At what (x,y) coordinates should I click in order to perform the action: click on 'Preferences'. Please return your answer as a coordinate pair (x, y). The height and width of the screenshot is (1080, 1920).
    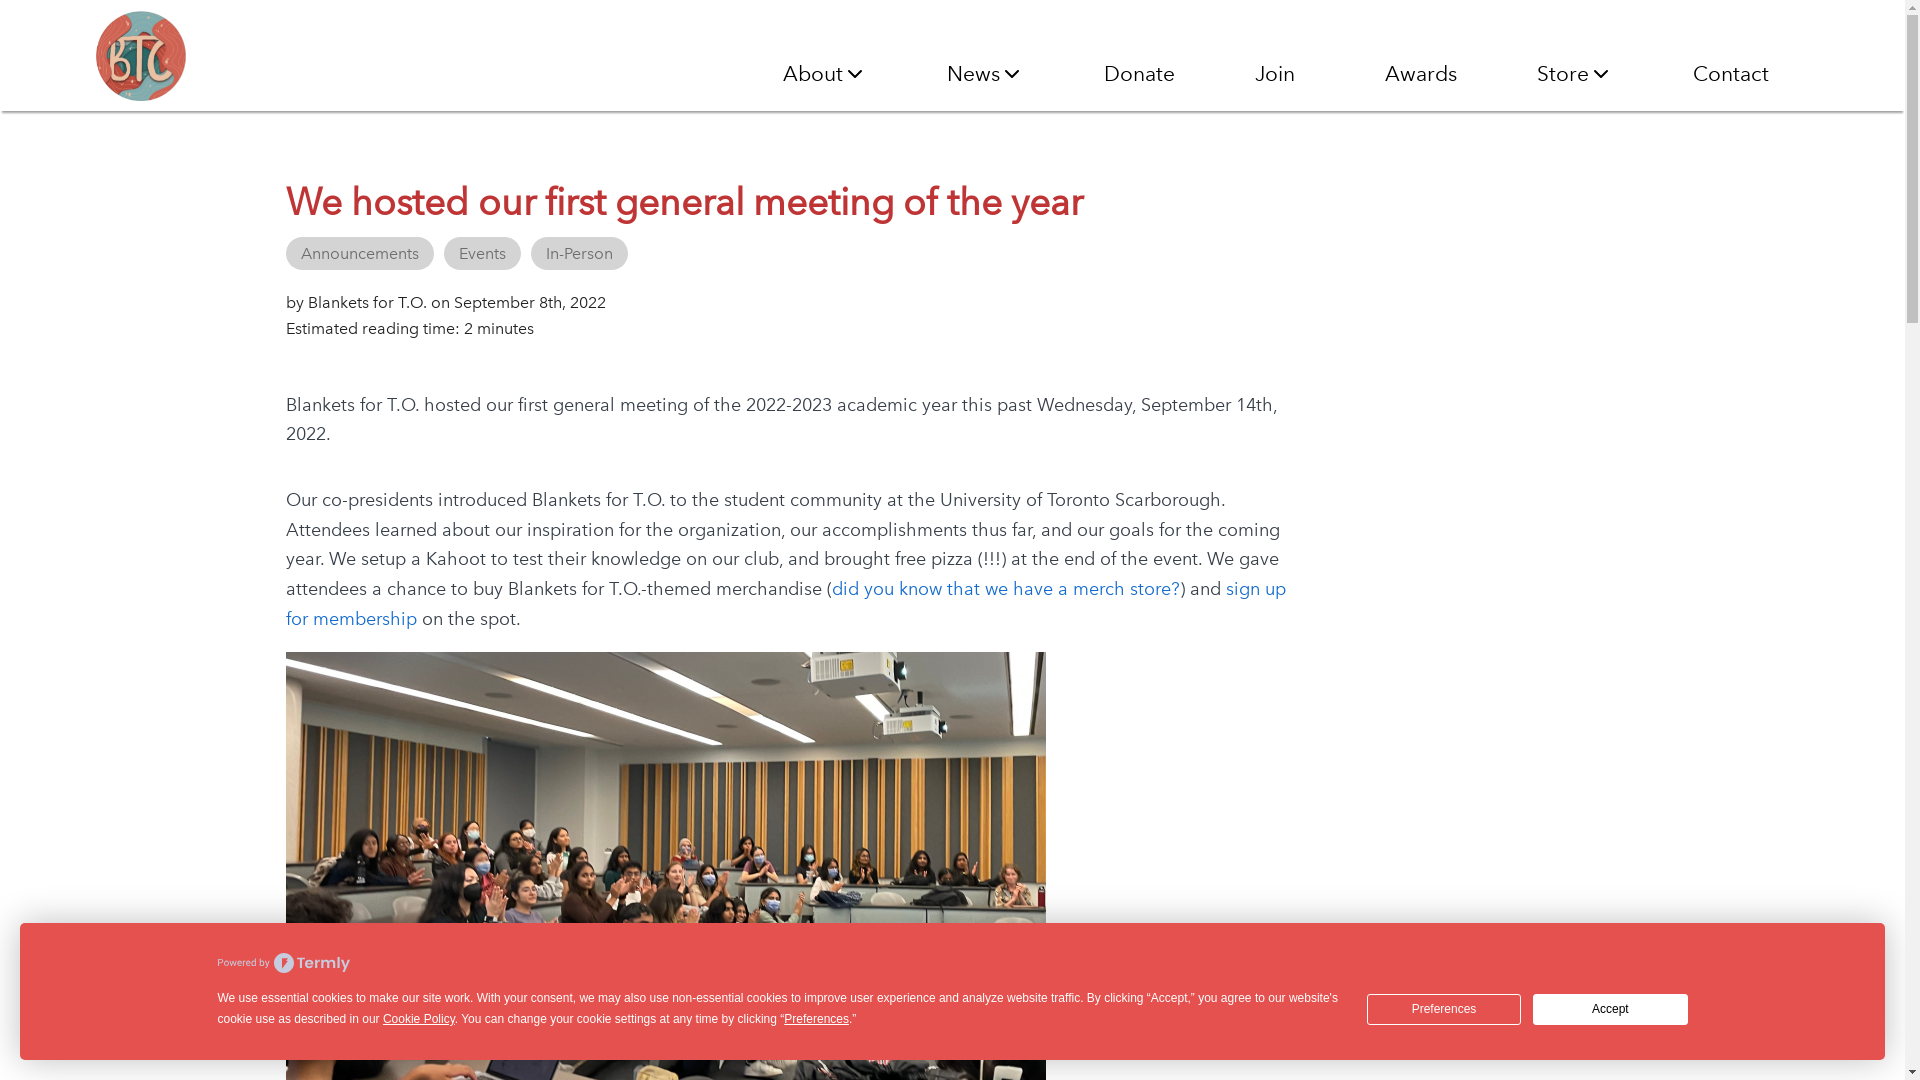
    Looking at the image, I should click on (1444, 1009).